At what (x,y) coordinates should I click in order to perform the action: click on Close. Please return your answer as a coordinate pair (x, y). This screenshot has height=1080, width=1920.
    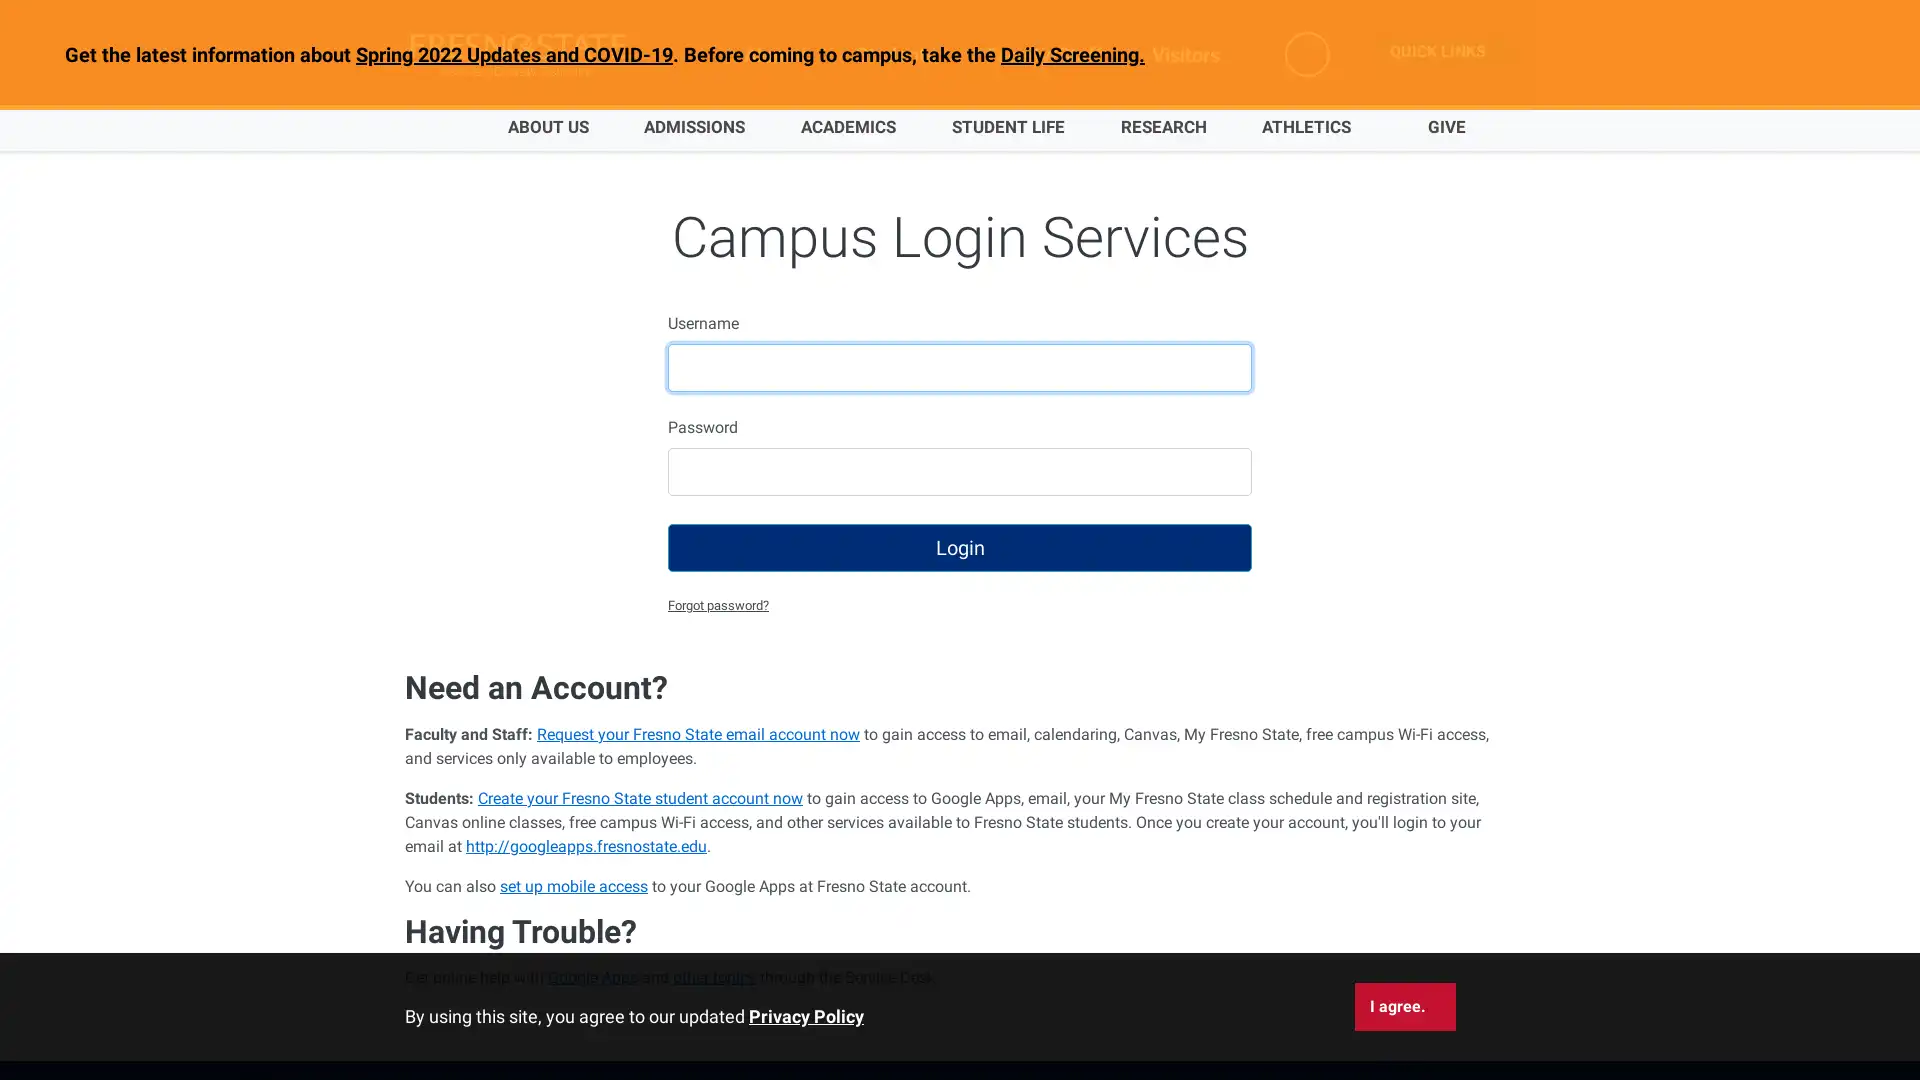
    Looking at the image, I should click on (1848, 59).